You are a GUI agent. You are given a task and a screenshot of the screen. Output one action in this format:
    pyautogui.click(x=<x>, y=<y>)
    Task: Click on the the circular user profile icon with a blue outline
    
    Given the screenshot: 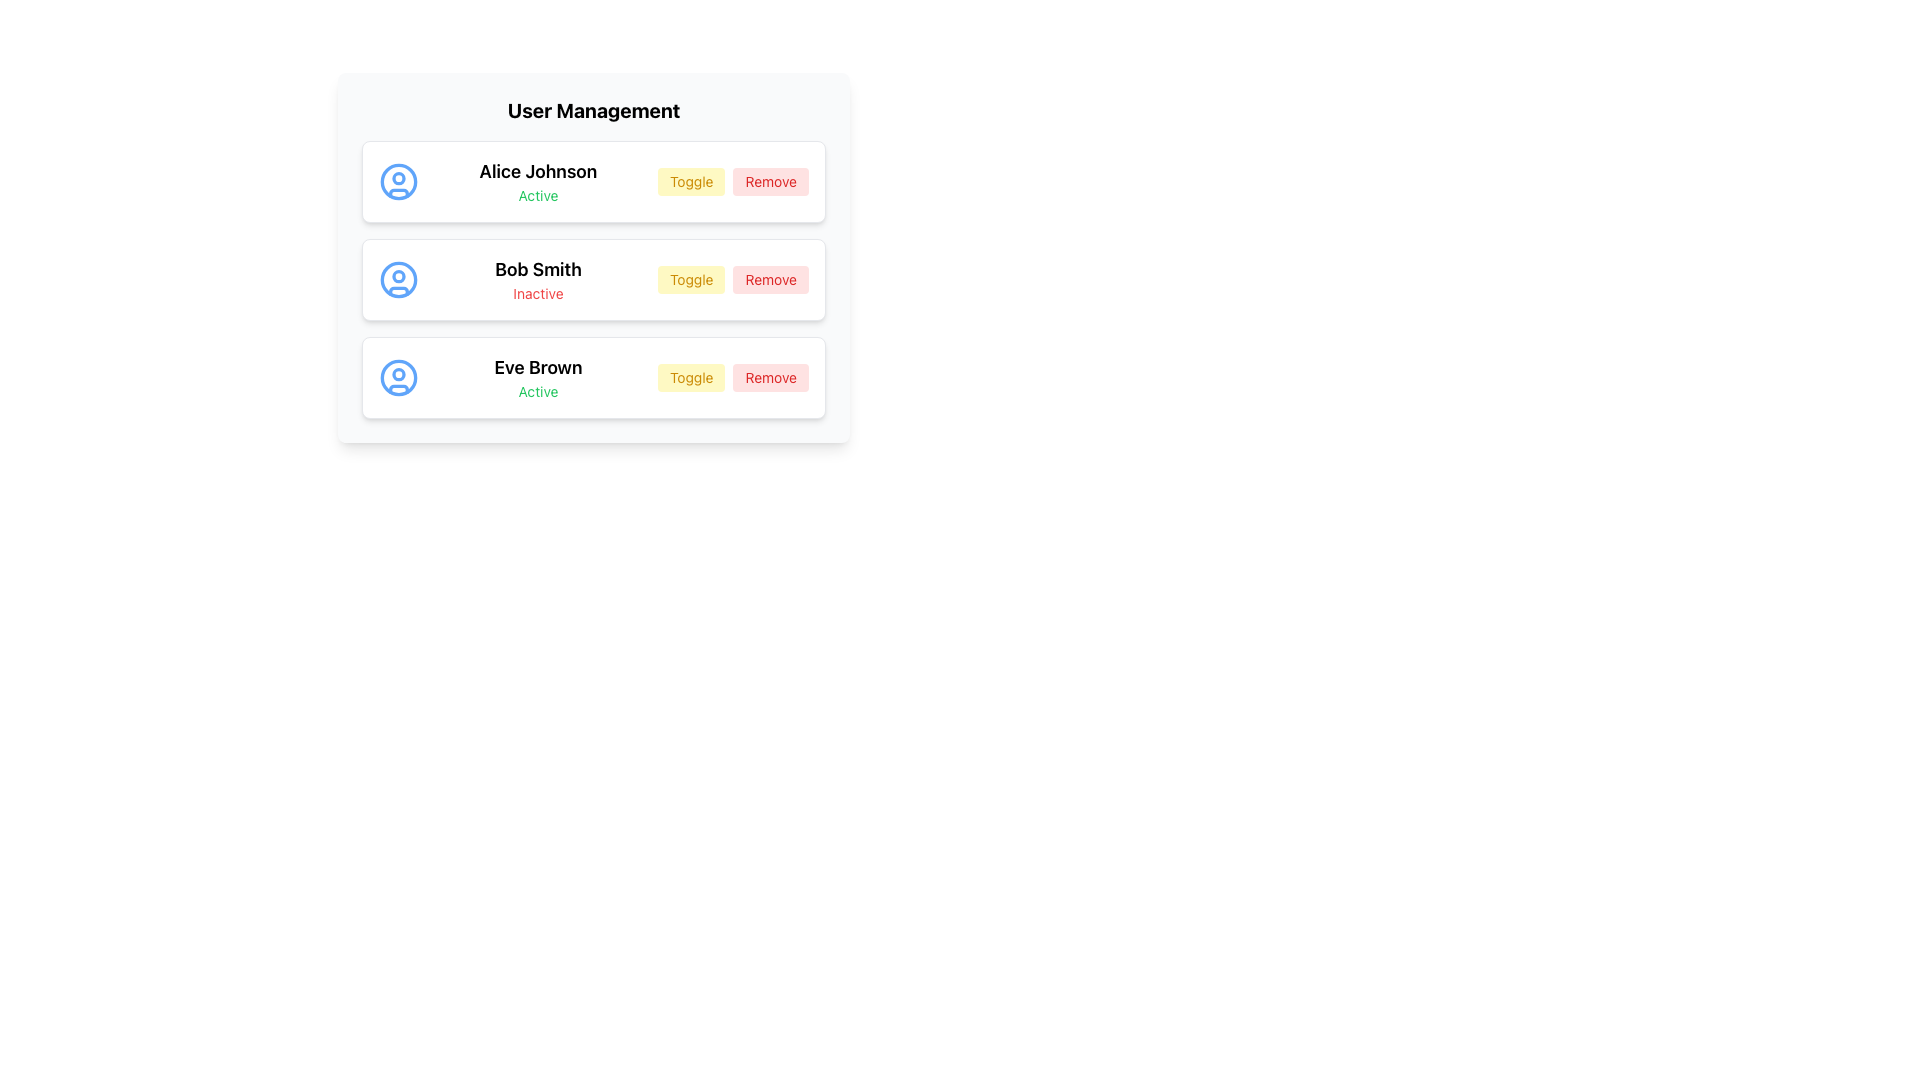 What is the action you would take?
    pyautogui.click(x=398, y=181)
    